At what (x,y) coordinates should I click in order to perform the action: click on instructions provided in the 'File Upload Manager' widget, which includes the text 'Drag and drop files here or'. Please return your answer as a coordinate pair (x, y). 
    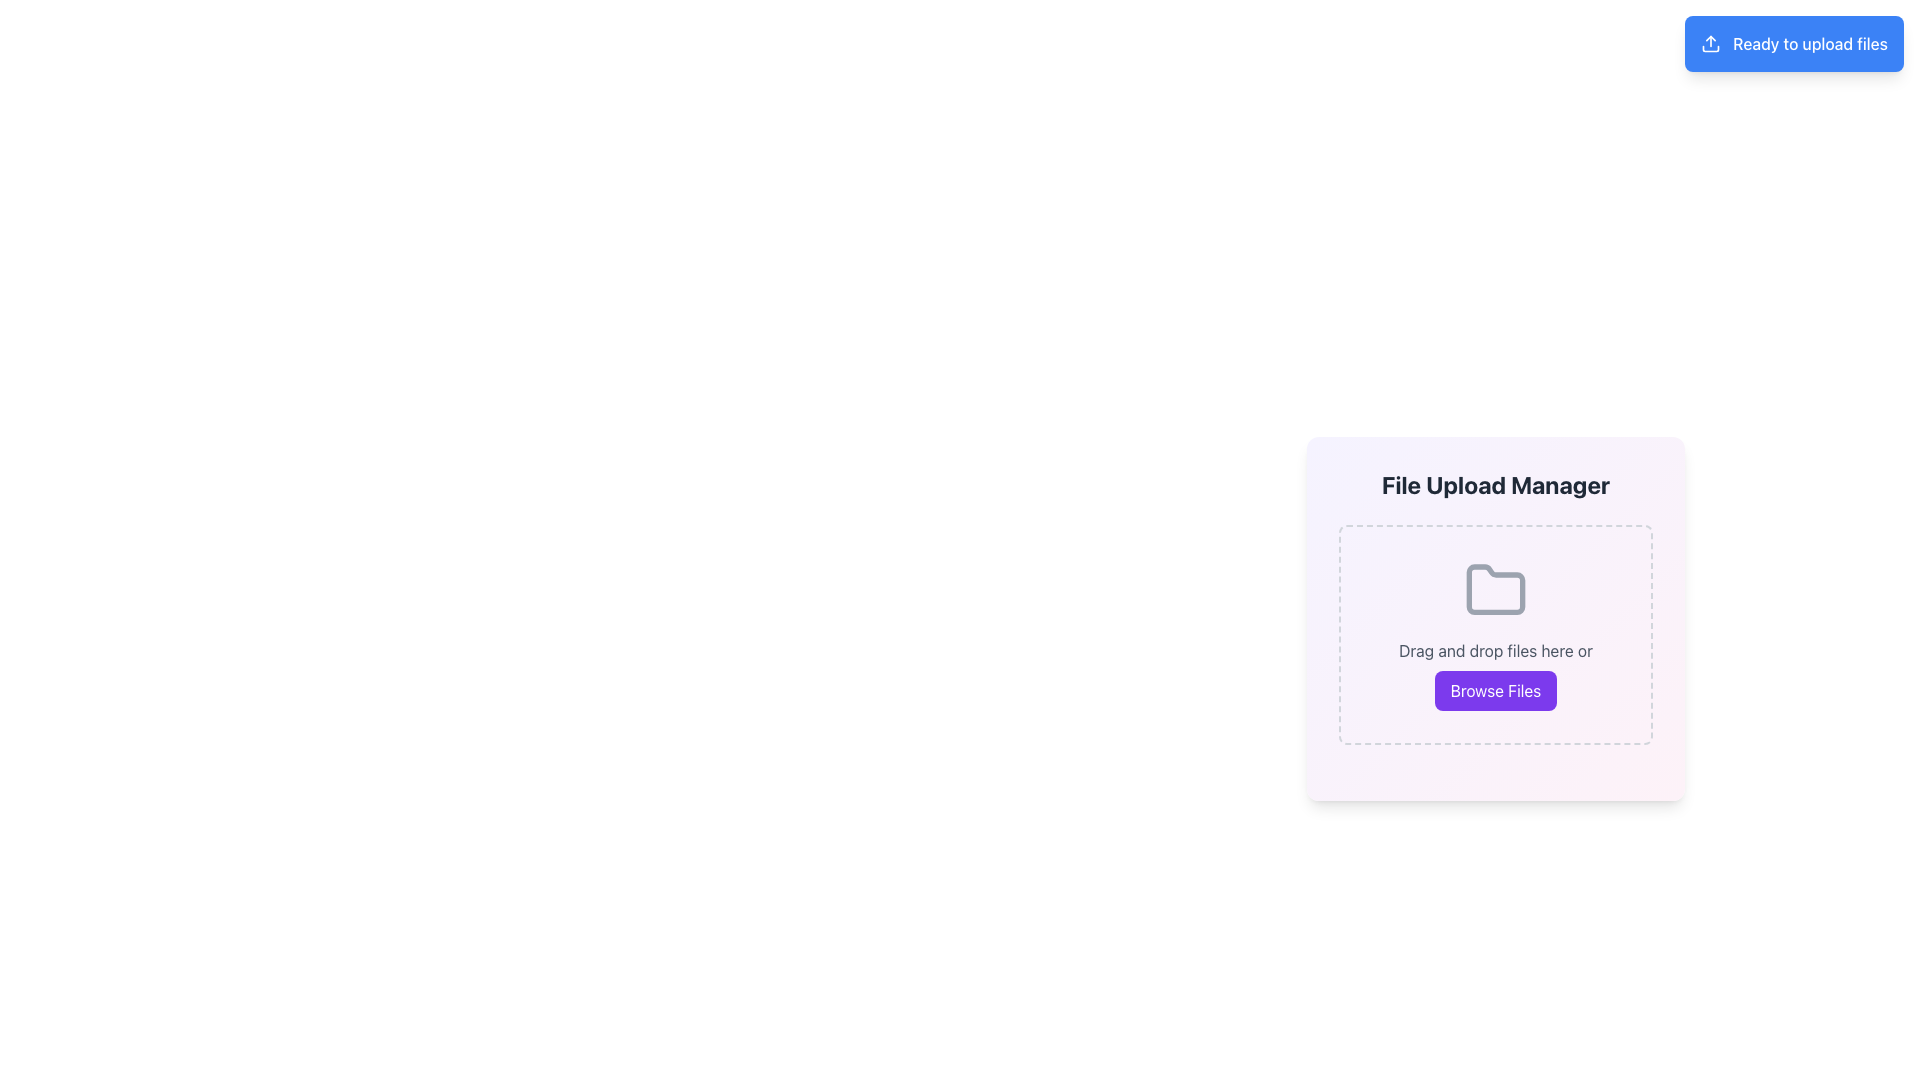
    Looking at the image, I should click on (1496, 617).